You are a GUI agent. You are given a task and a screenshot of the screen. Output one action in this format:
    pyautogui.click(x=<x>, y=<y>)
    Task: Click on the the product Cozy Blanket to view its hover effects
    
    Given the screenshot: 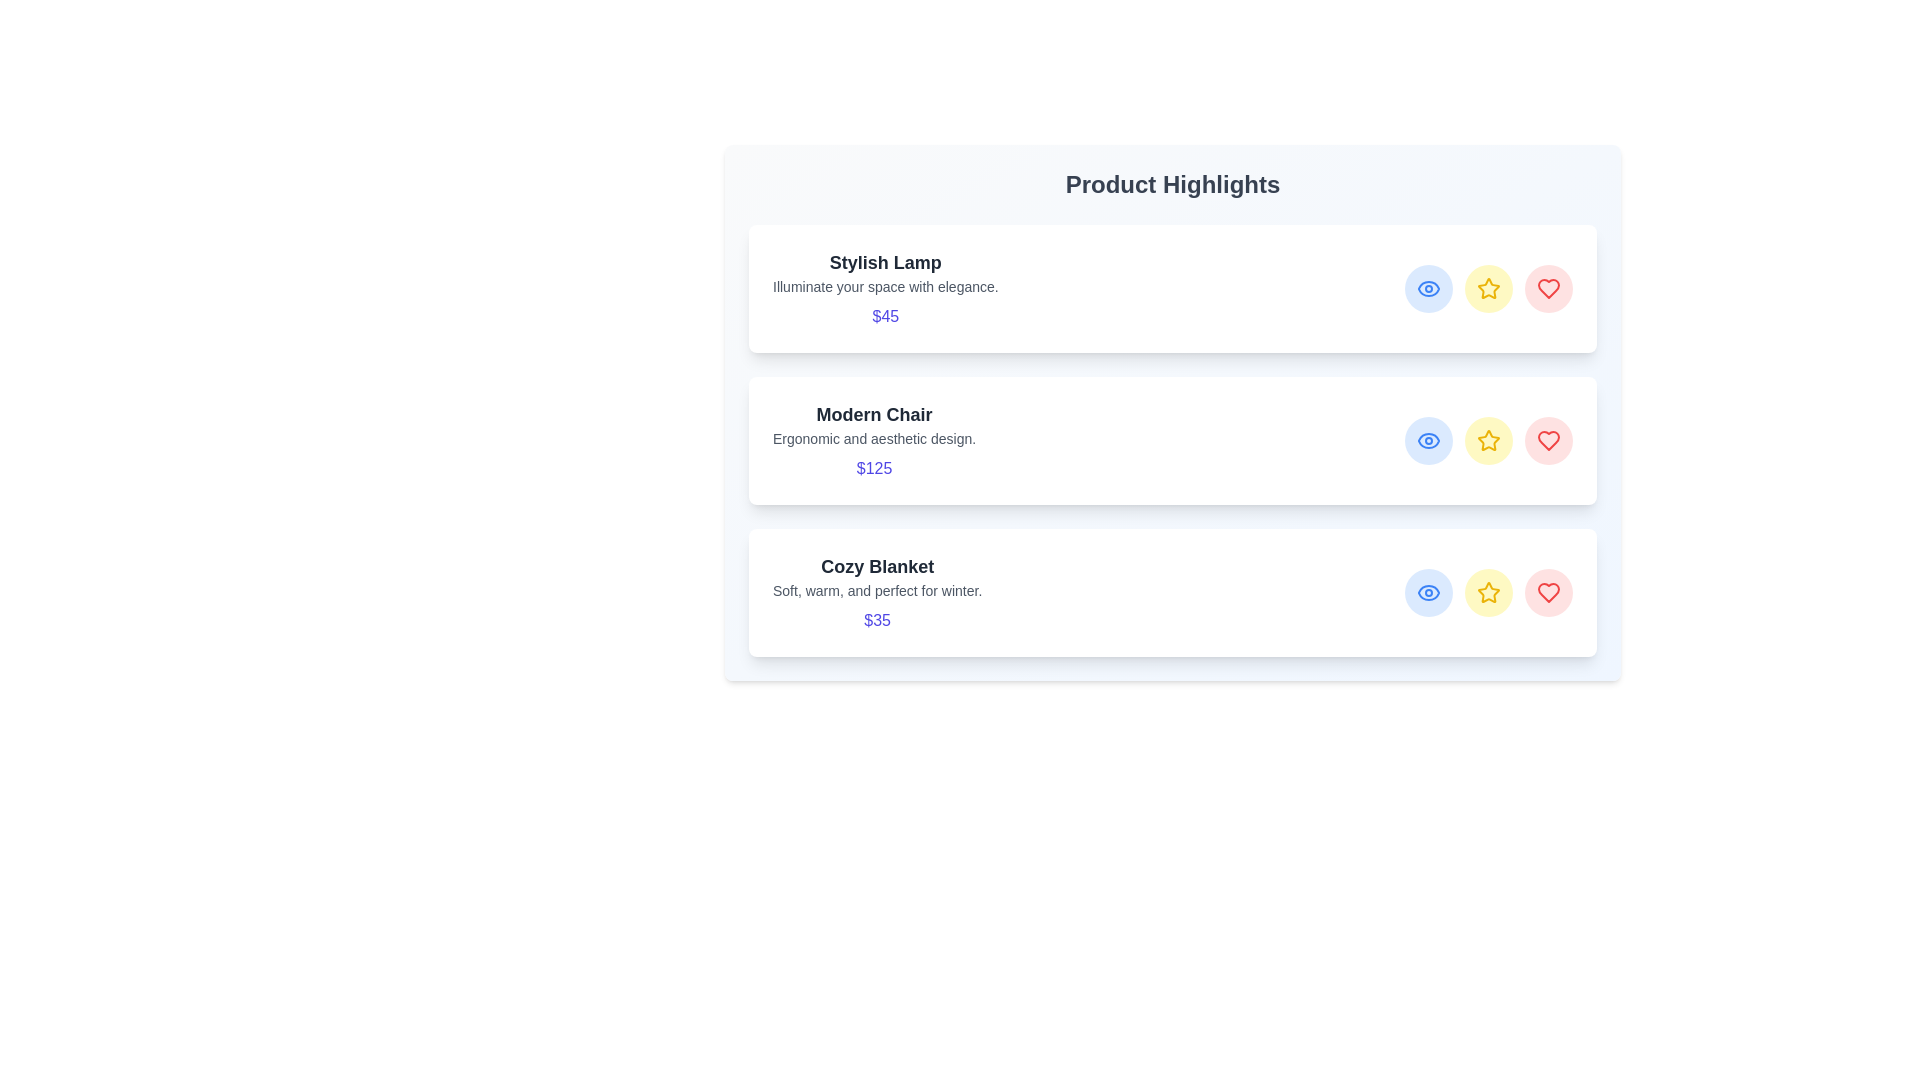 What is the action you would take?
    pyautogui.click(x=1172, y=592)
    